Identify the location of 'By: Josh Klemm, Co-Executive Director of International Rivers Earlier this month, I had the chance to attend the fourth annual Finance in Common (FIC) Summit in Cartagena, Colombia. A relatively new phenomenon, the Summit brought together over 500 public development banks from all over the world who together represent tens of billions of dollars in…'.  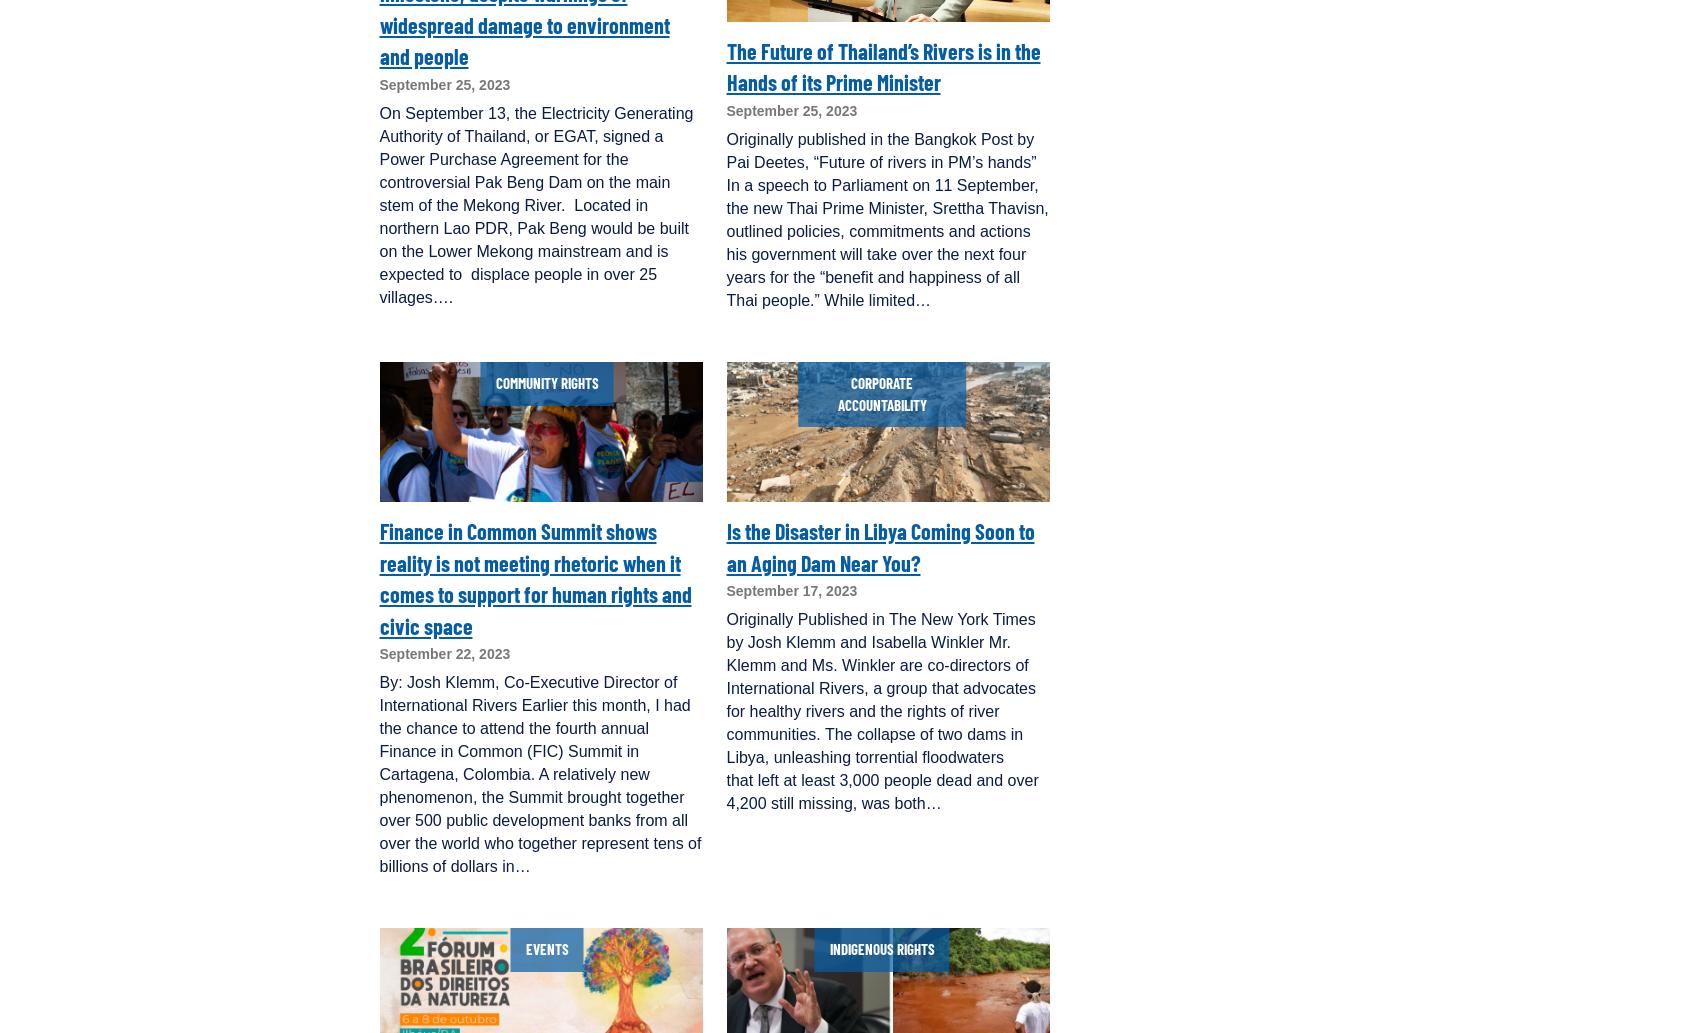
(538, 774).